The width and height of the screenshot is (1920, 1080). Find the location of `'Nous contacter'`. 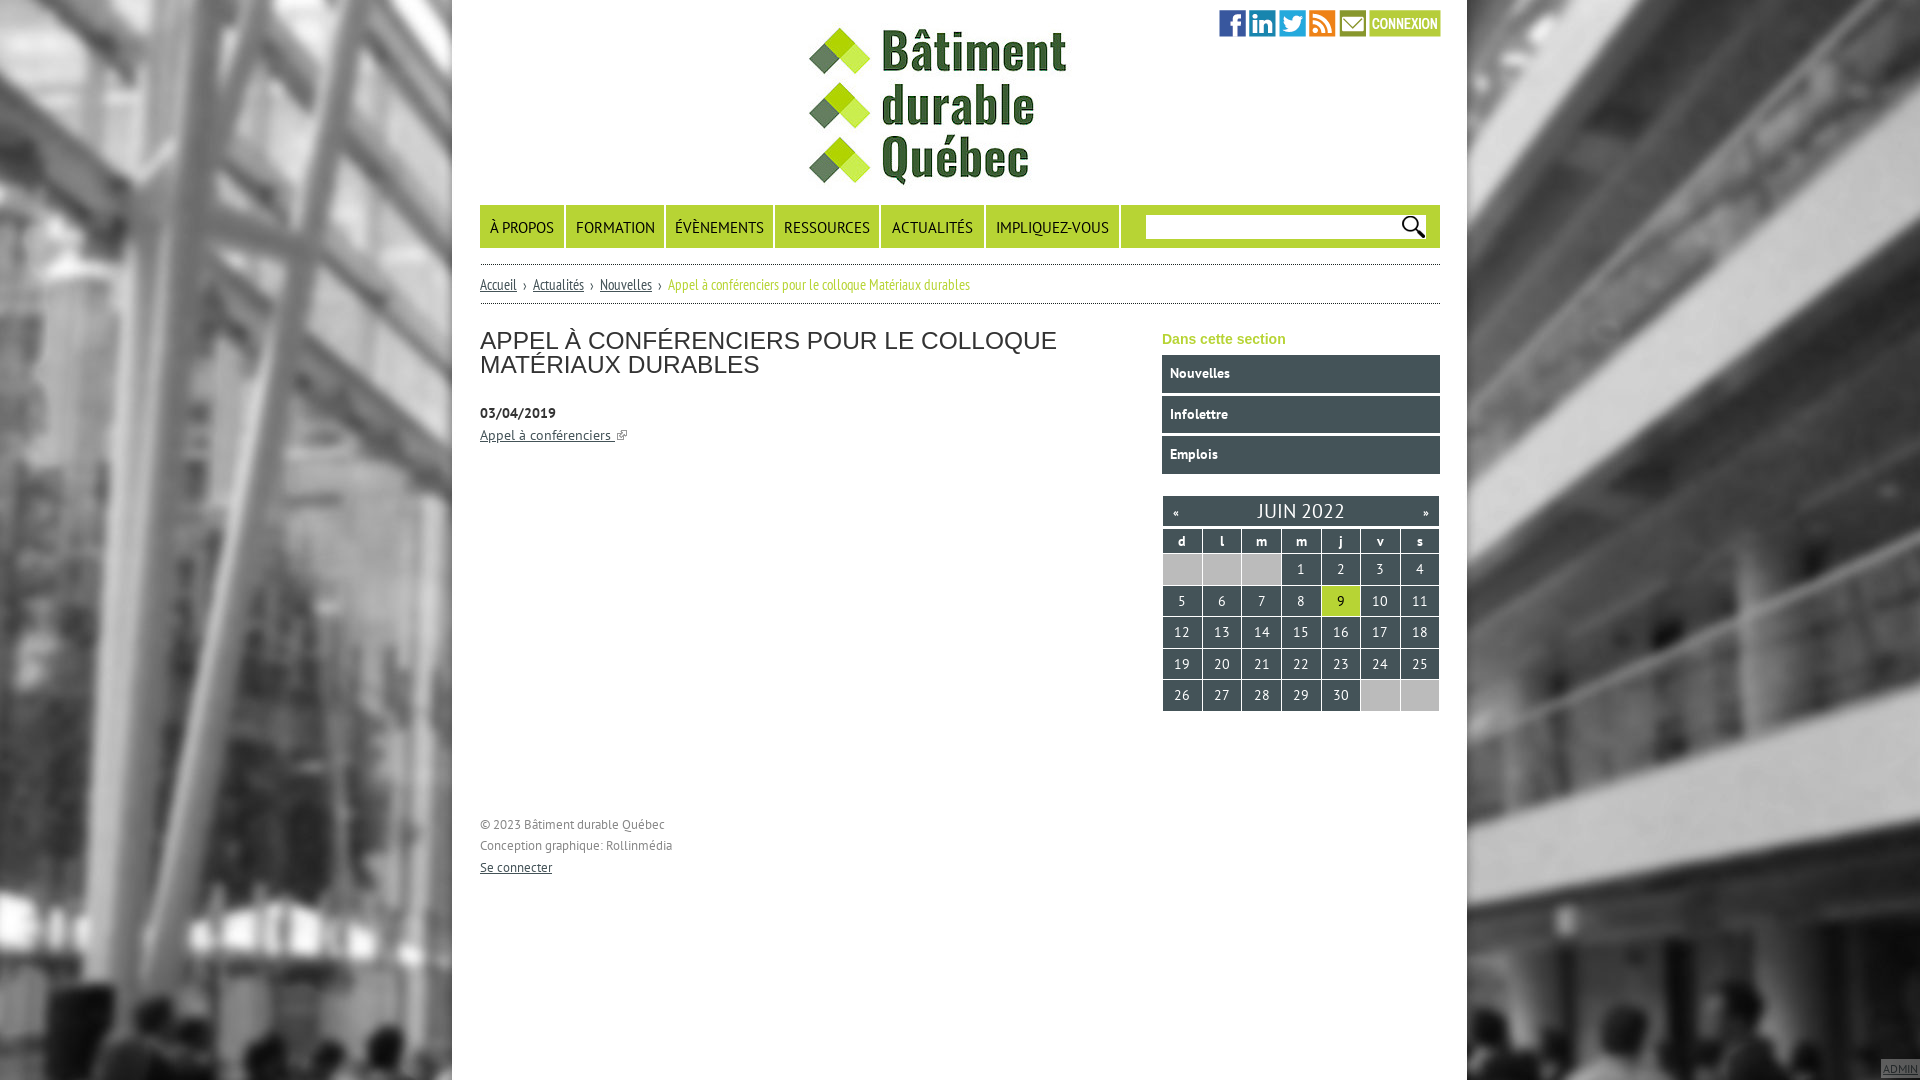

'Nous contacter' is located at coordinates (1352, 23).